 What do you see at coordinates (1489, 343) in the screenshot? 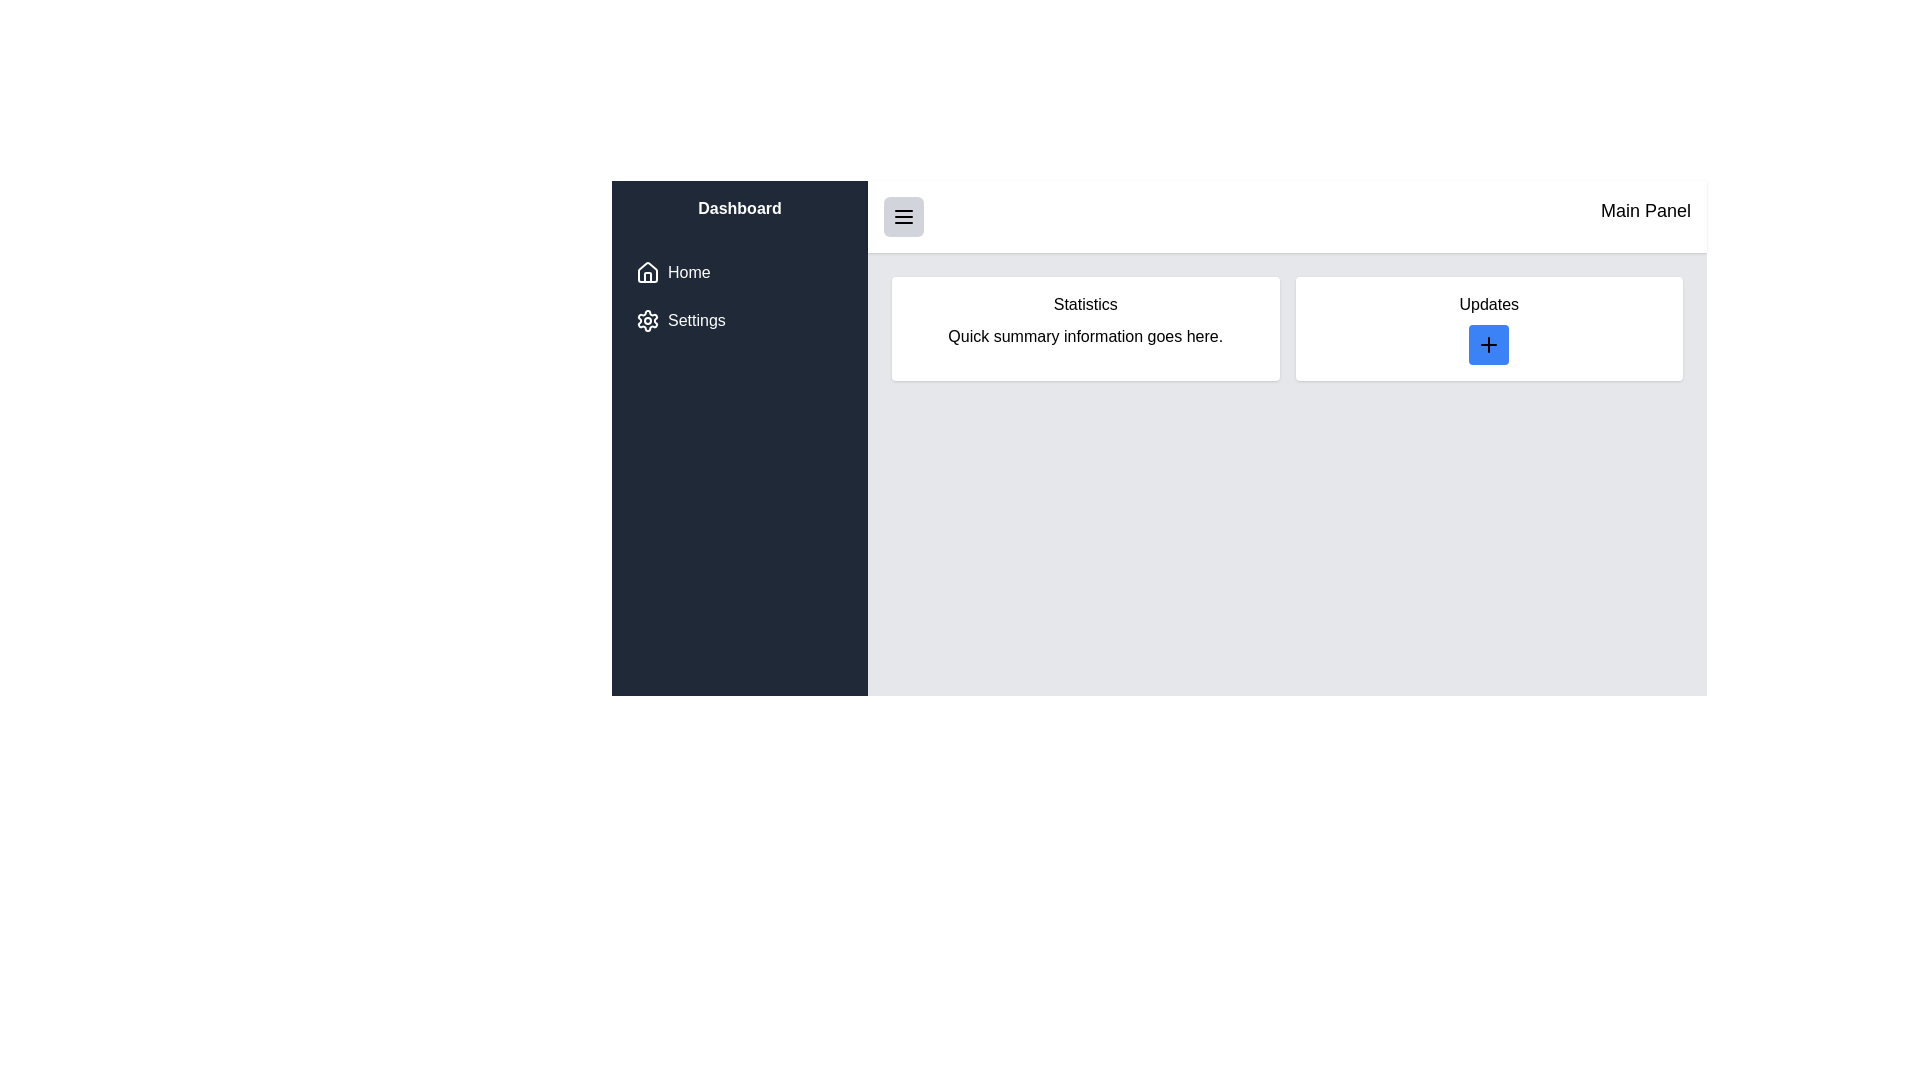
I see `the blue button with rounded corners and a '+' icon at its center, located beneath the 'Updates' text in the second column of the 'Updates' panel` at bounding box center [1489, 343].